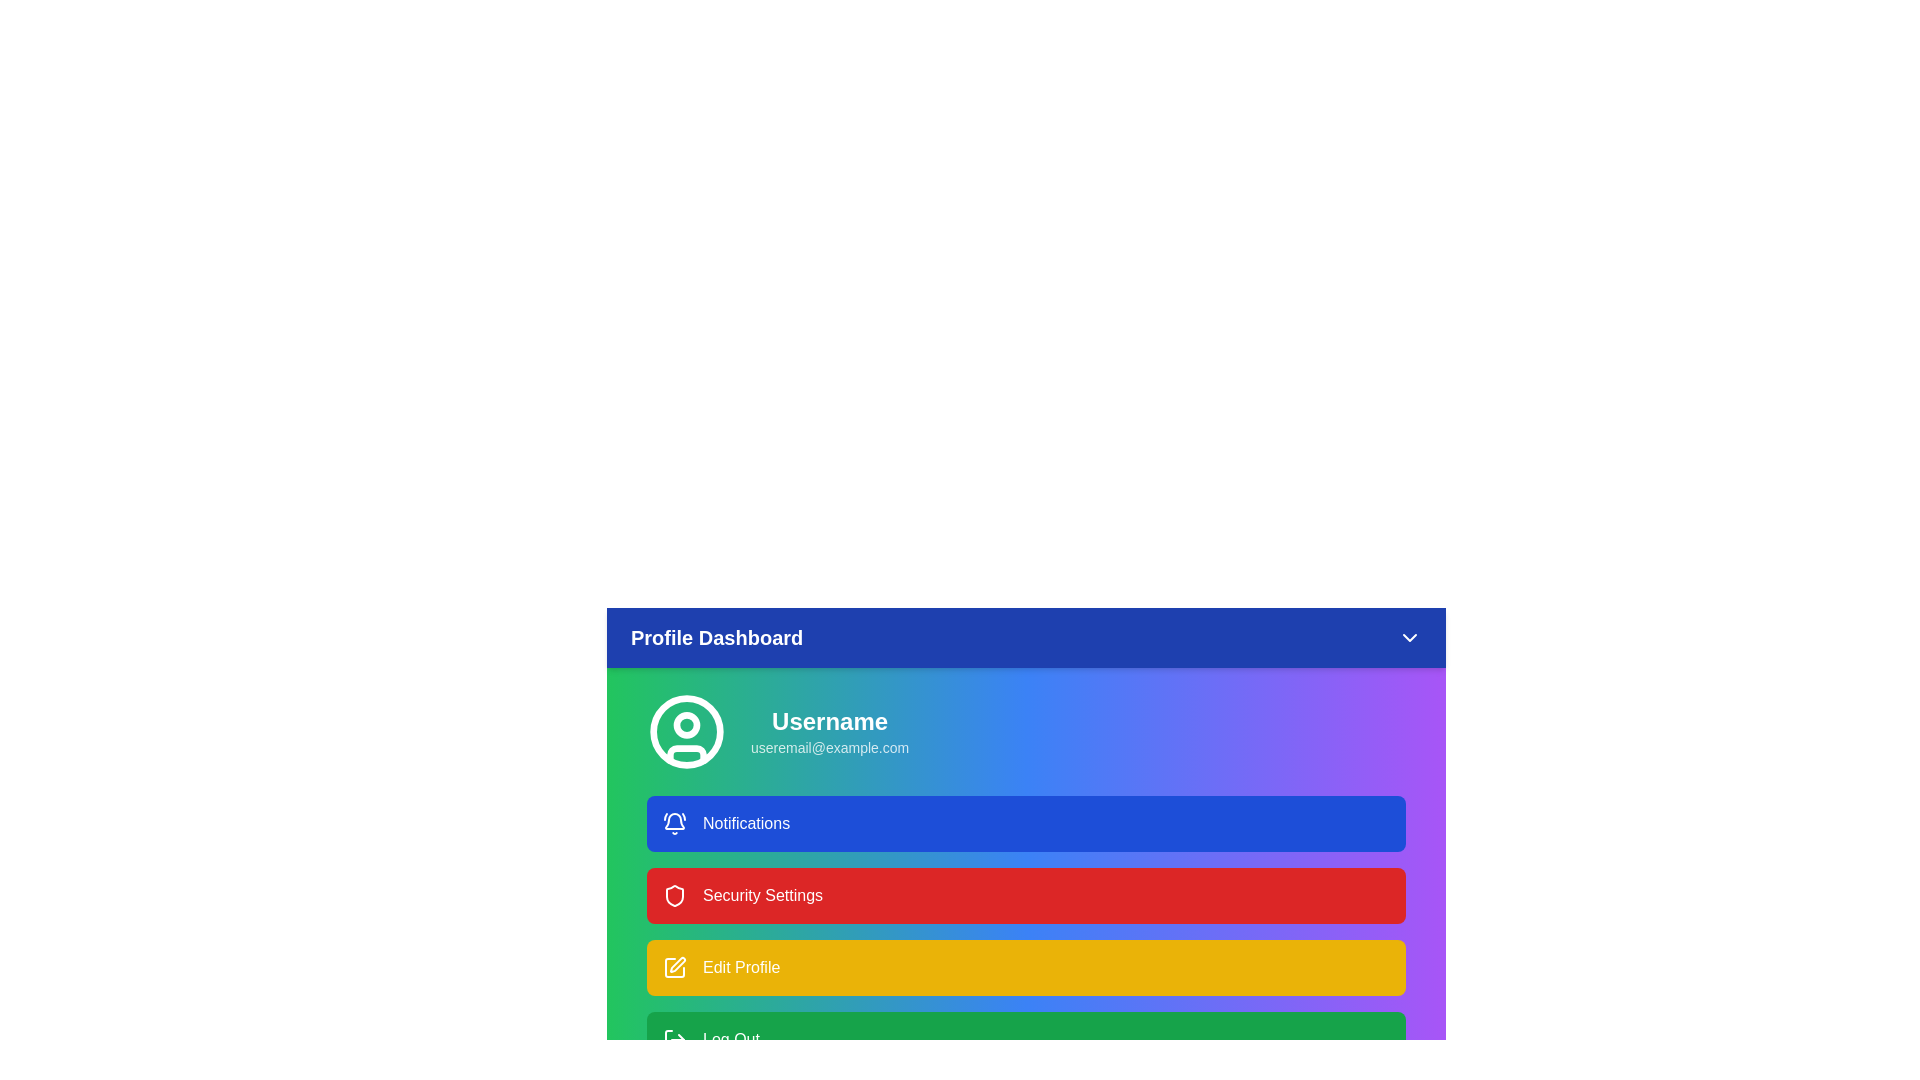 This screenshot has width=1920, height=1080. Describe the element at coordinates (1026, 967) in the screenshot. I see `'Edit Profile' menu item` at that location.